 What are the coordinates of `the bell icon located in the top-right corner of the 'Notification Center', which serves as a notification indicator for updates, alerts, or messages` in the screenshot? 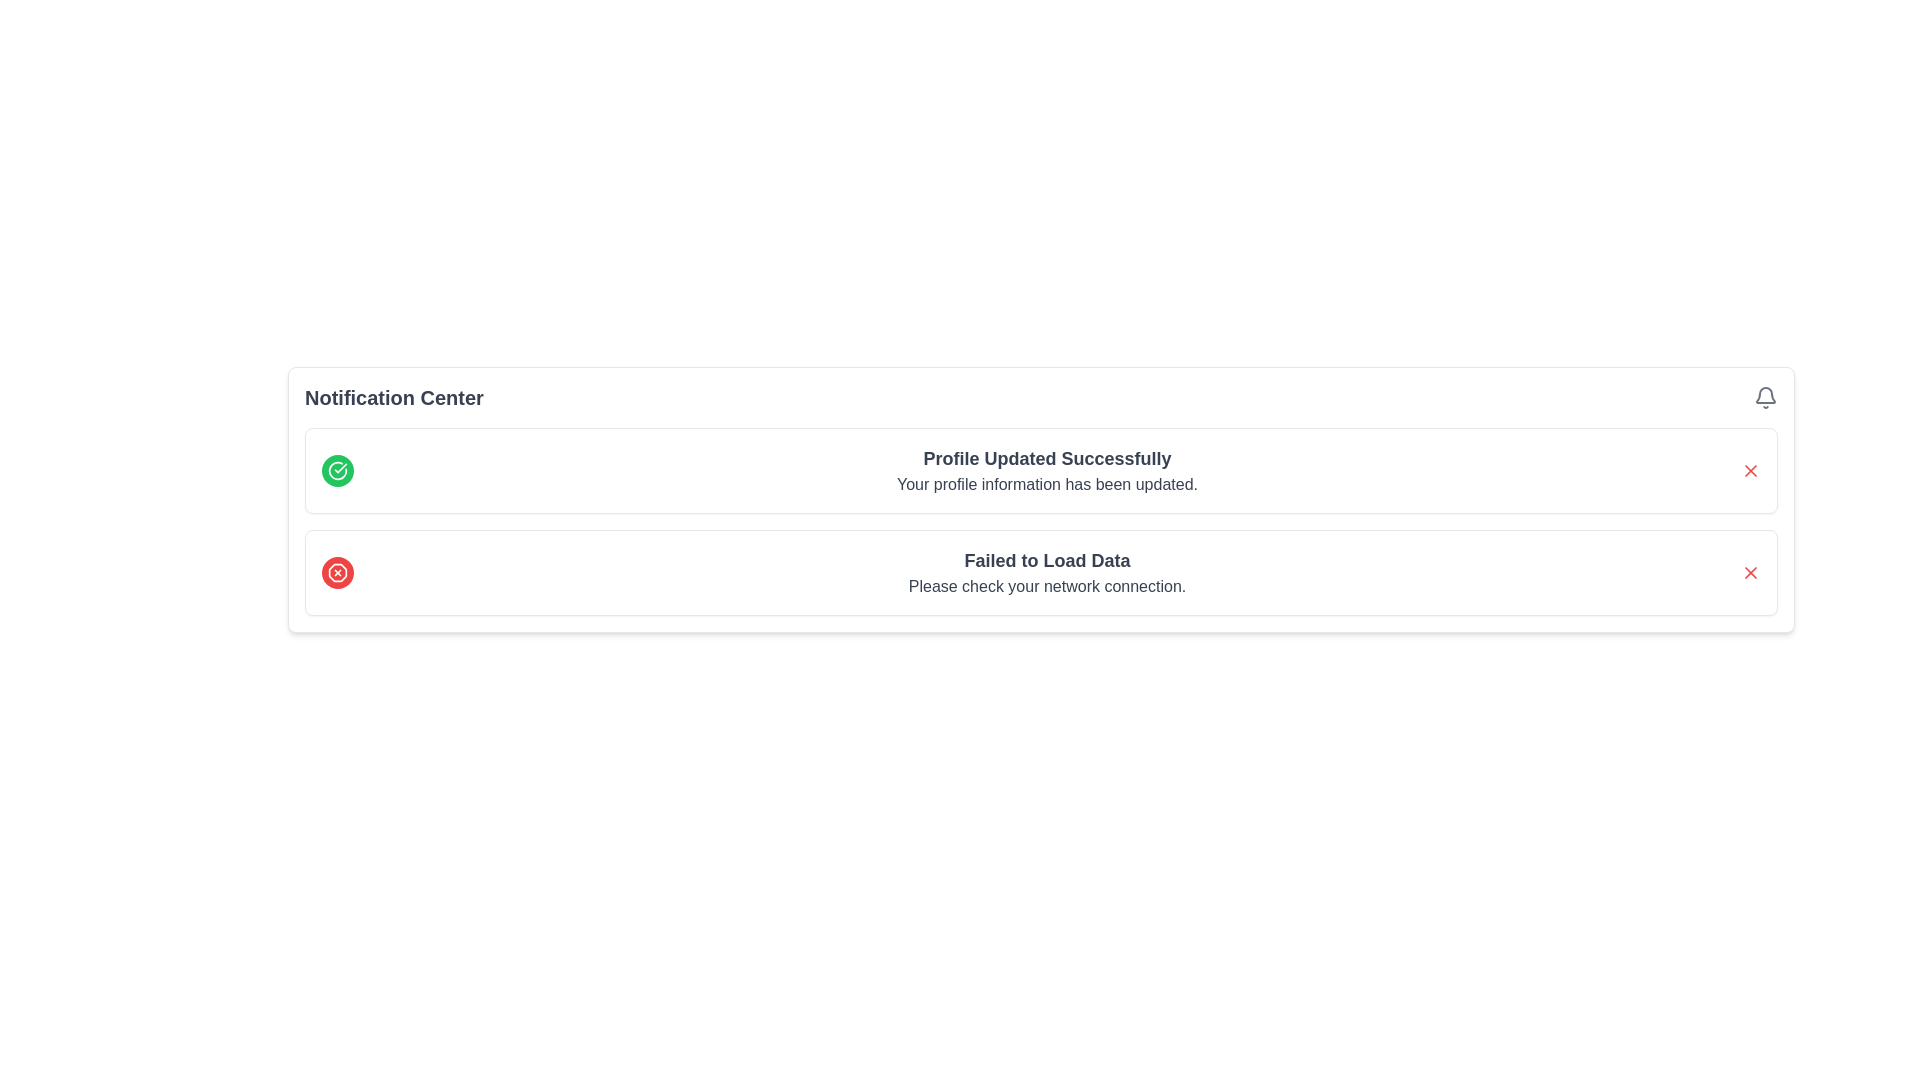 It's located at (1766, 397).